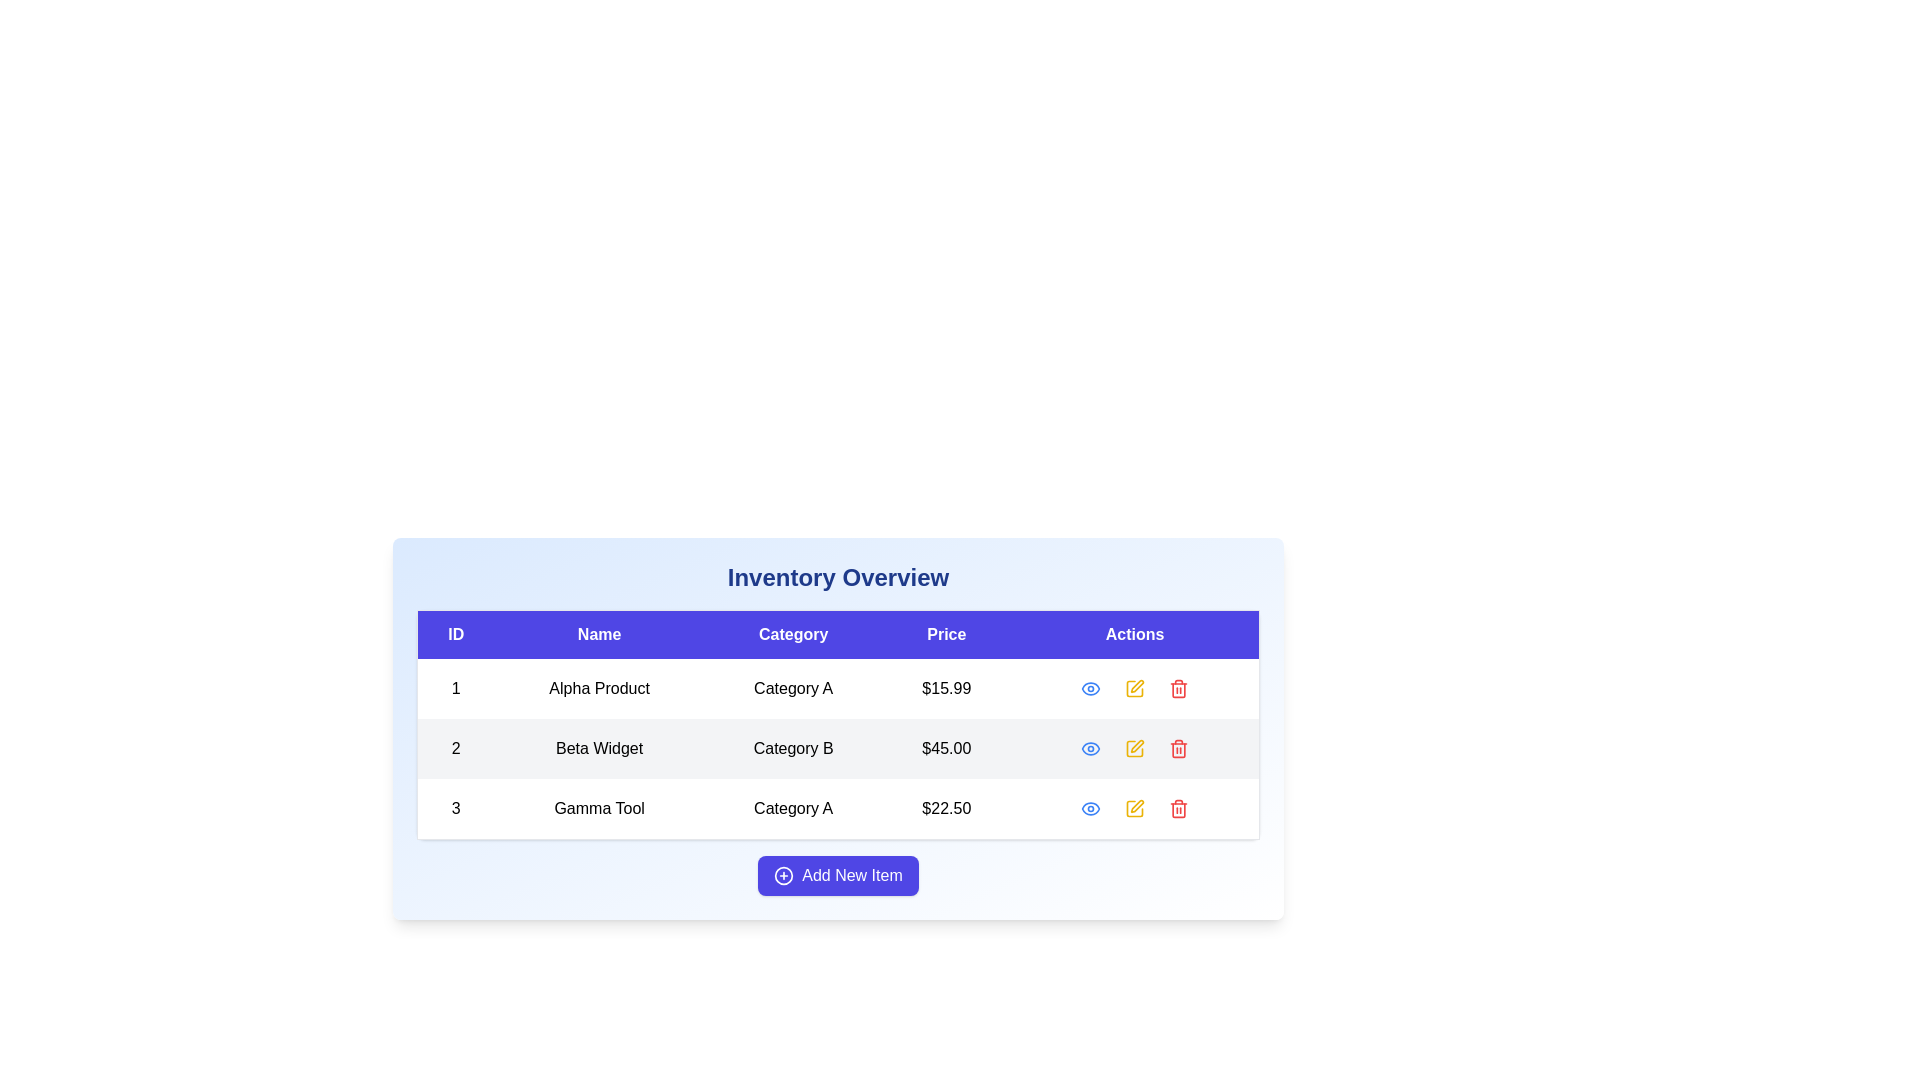  Describe the element at coordinates (1134, 748) in the screenshot. I see `the Button group containing action icons in the 'Actions' column of the second row for the item 'Beta Widget' to interact with it` at that location.